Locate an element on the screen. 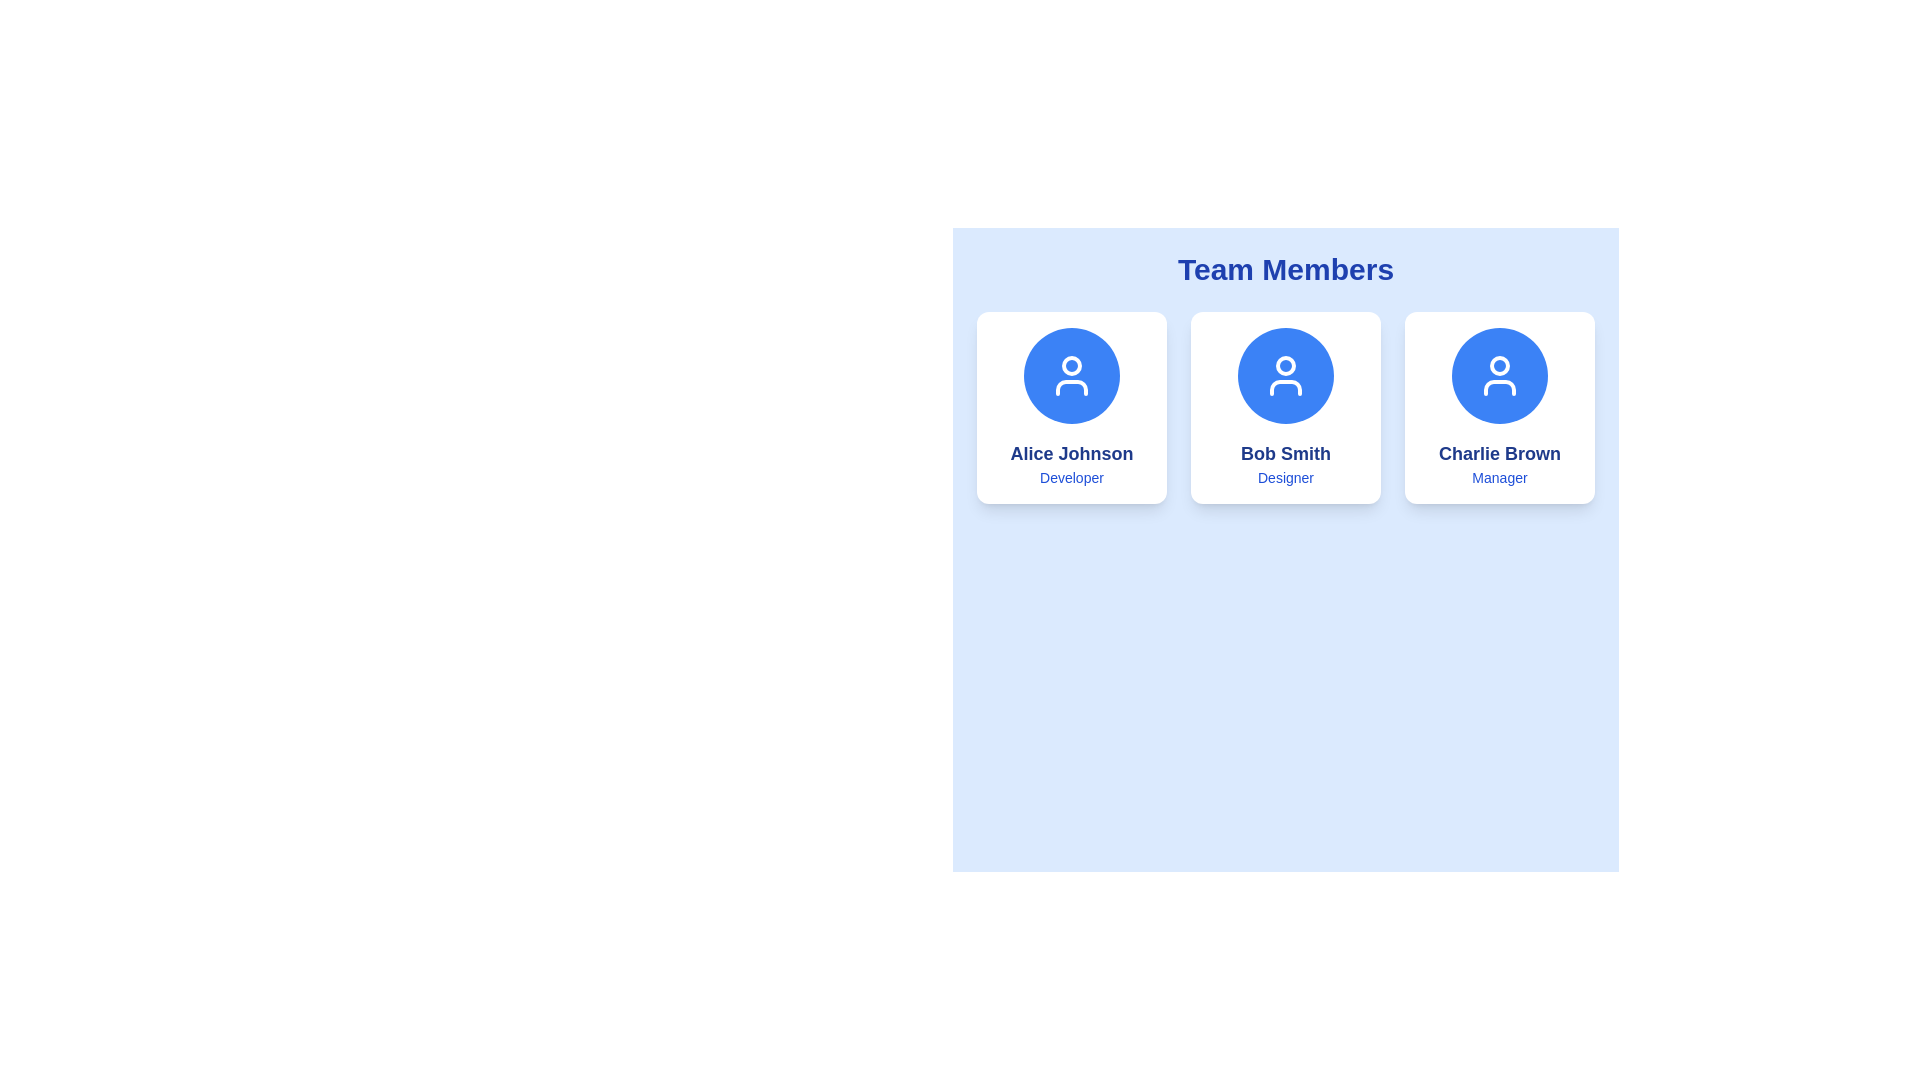 The height and width of the screenshot is (1080, 1920). the text label indicating the role or position of 'Charlie Brown' within the 'Team Members' section, located below his name in the third card of three cards is located at coordinates (1499, 478).